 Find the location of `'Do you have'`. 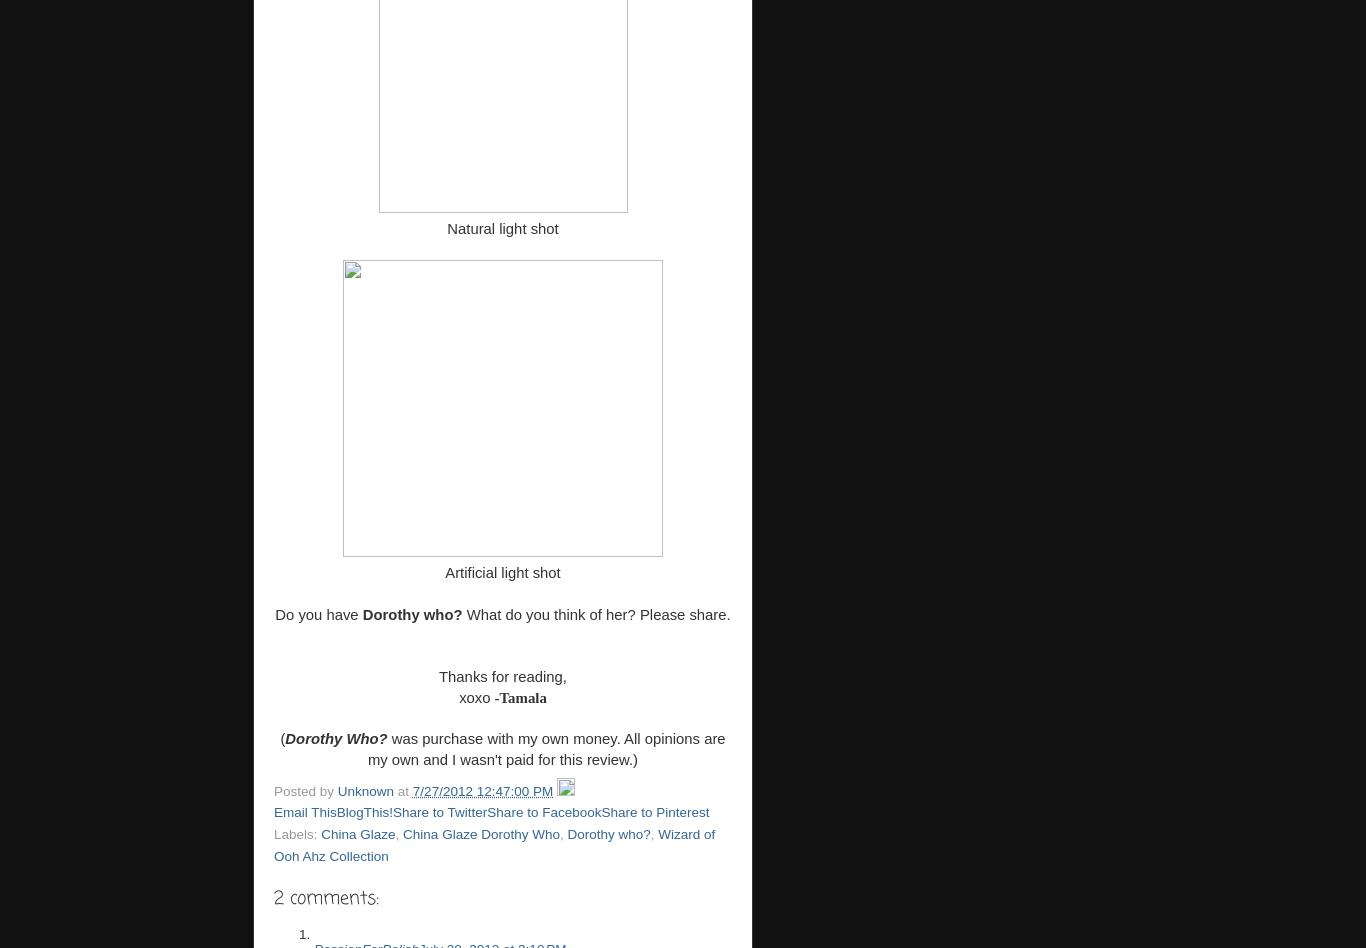

'Do you have' is located at coordinates (318, 613).